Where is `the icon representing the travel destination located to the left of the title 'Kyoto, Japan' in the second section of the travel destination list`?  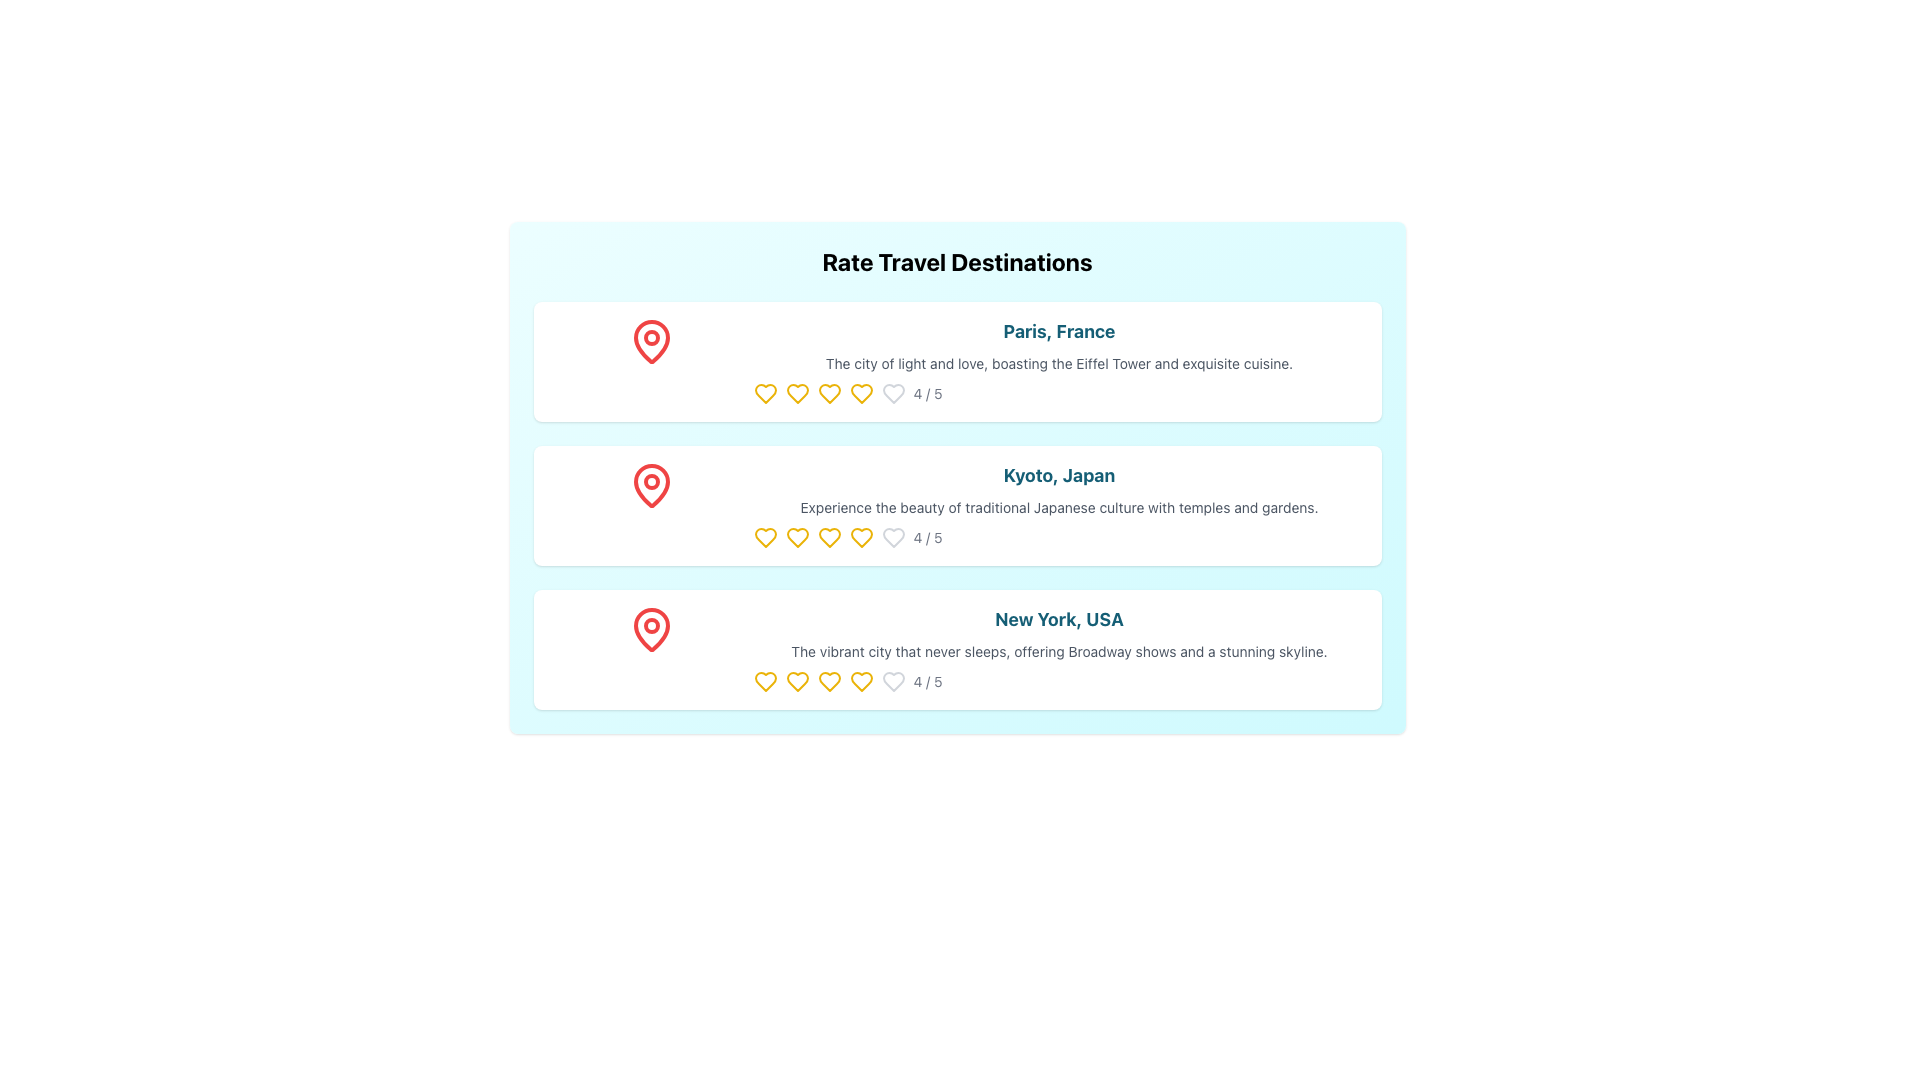
the icon representing the travel destination located to the left of the title 'Kyoto, Japan' in the second section of the travel destination list is located at coordinates (651, 486).